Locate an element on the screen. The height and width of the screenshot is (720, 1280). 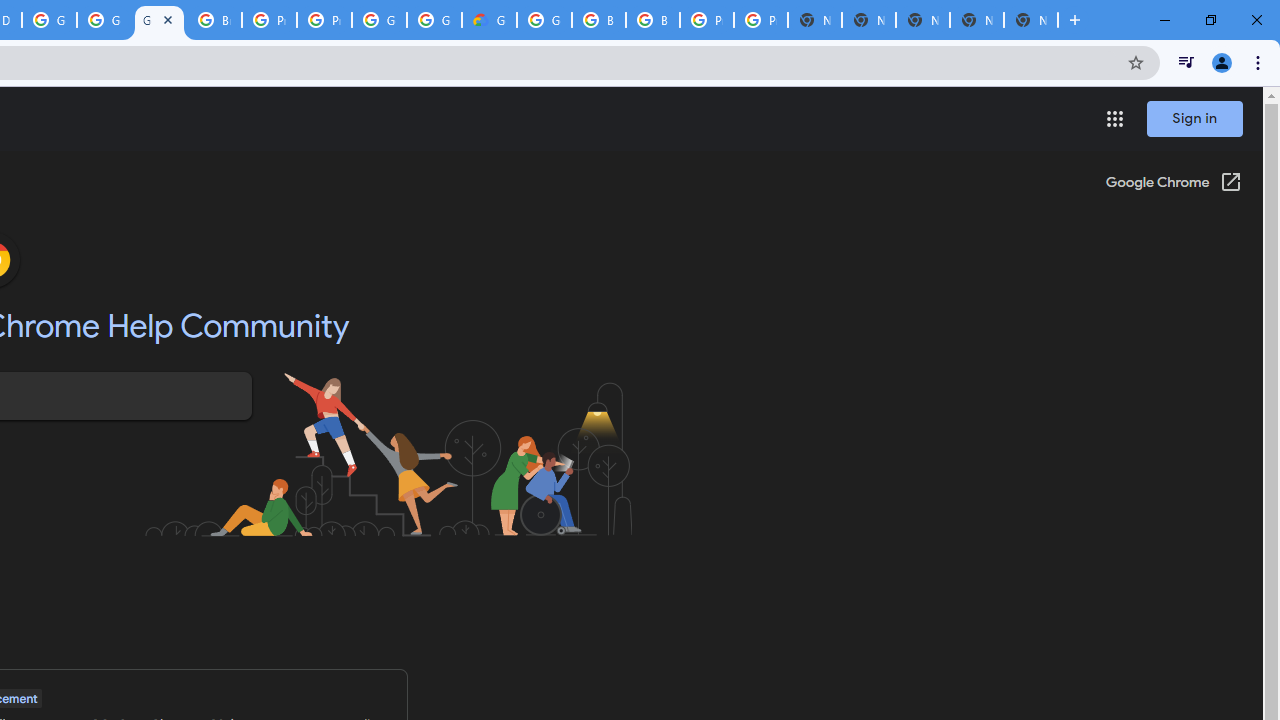
'New Tab' is located at coordinates (1031, 20).